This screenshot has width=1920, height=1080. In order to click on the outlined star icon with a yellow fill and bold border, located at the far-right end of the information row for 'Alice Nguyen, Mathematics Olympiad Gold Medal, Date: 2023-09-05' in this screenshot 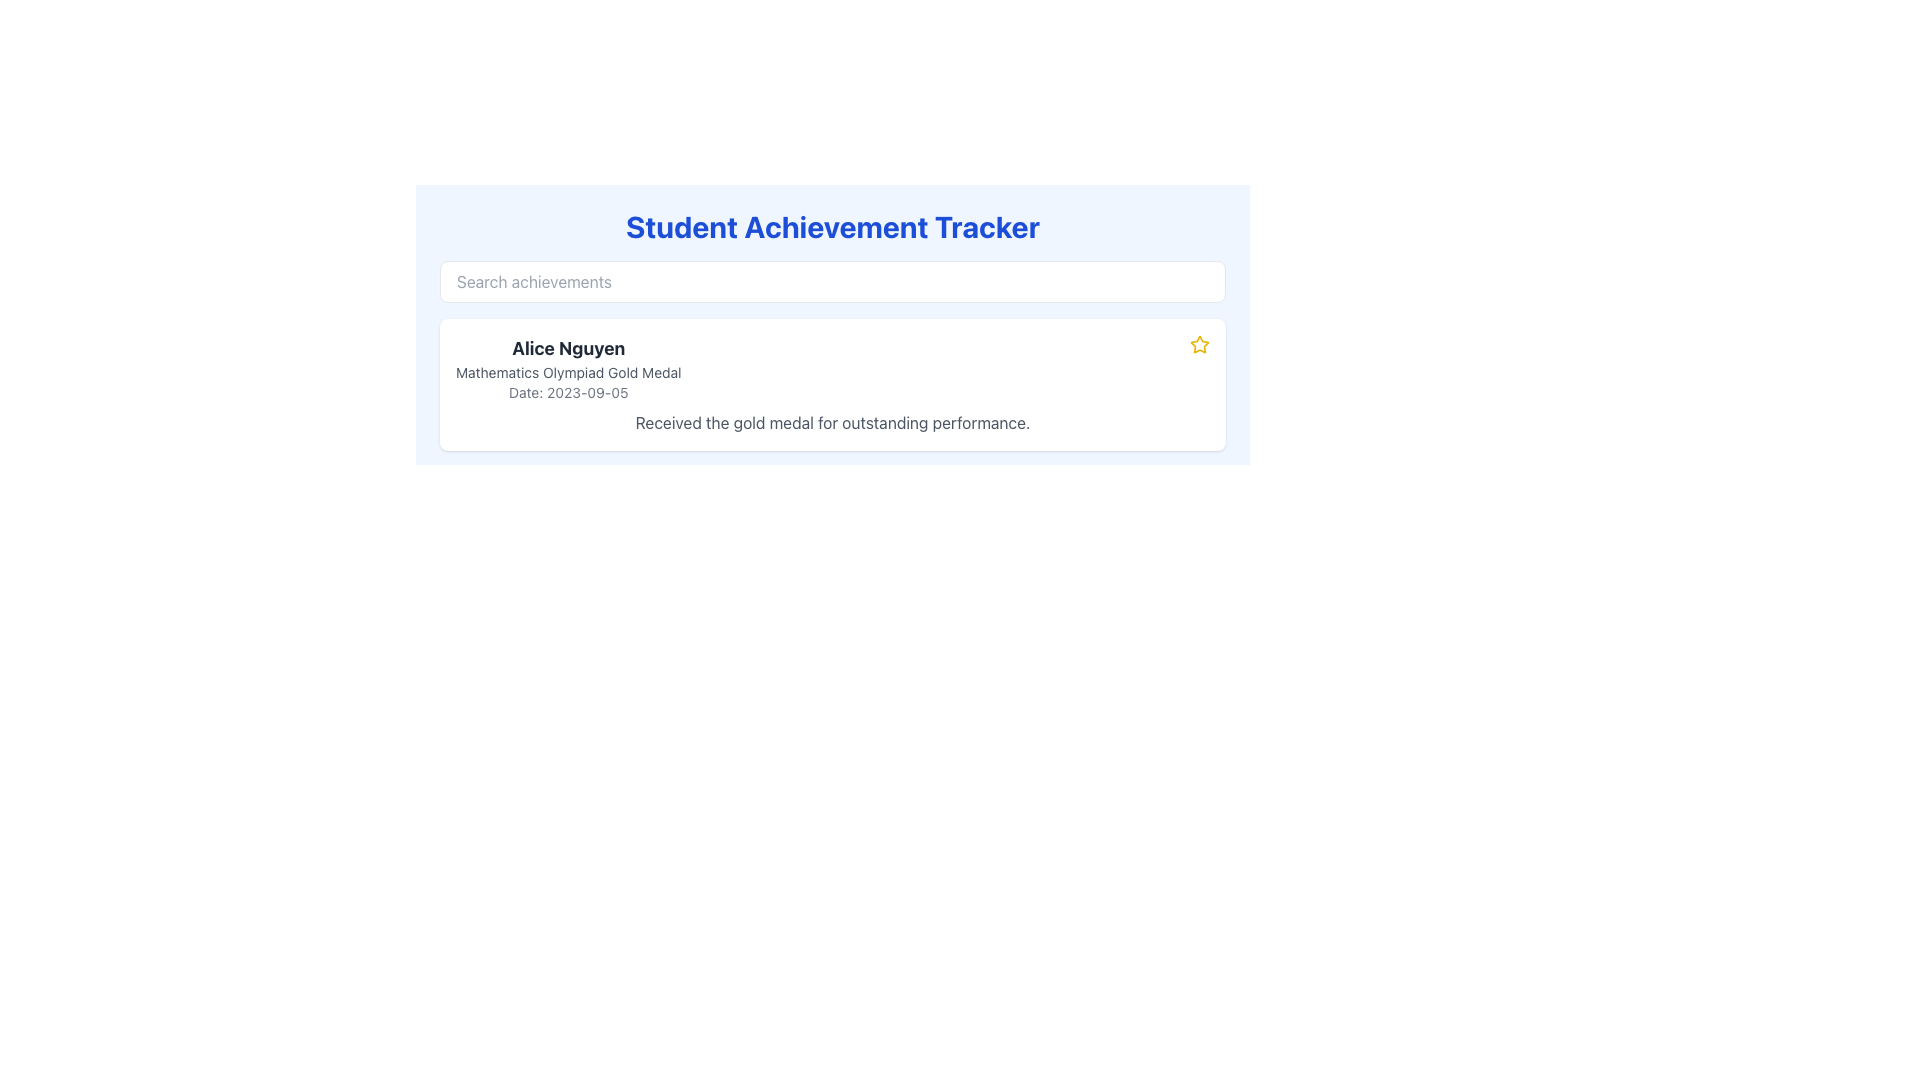, I will do `click(1200, 343)`.